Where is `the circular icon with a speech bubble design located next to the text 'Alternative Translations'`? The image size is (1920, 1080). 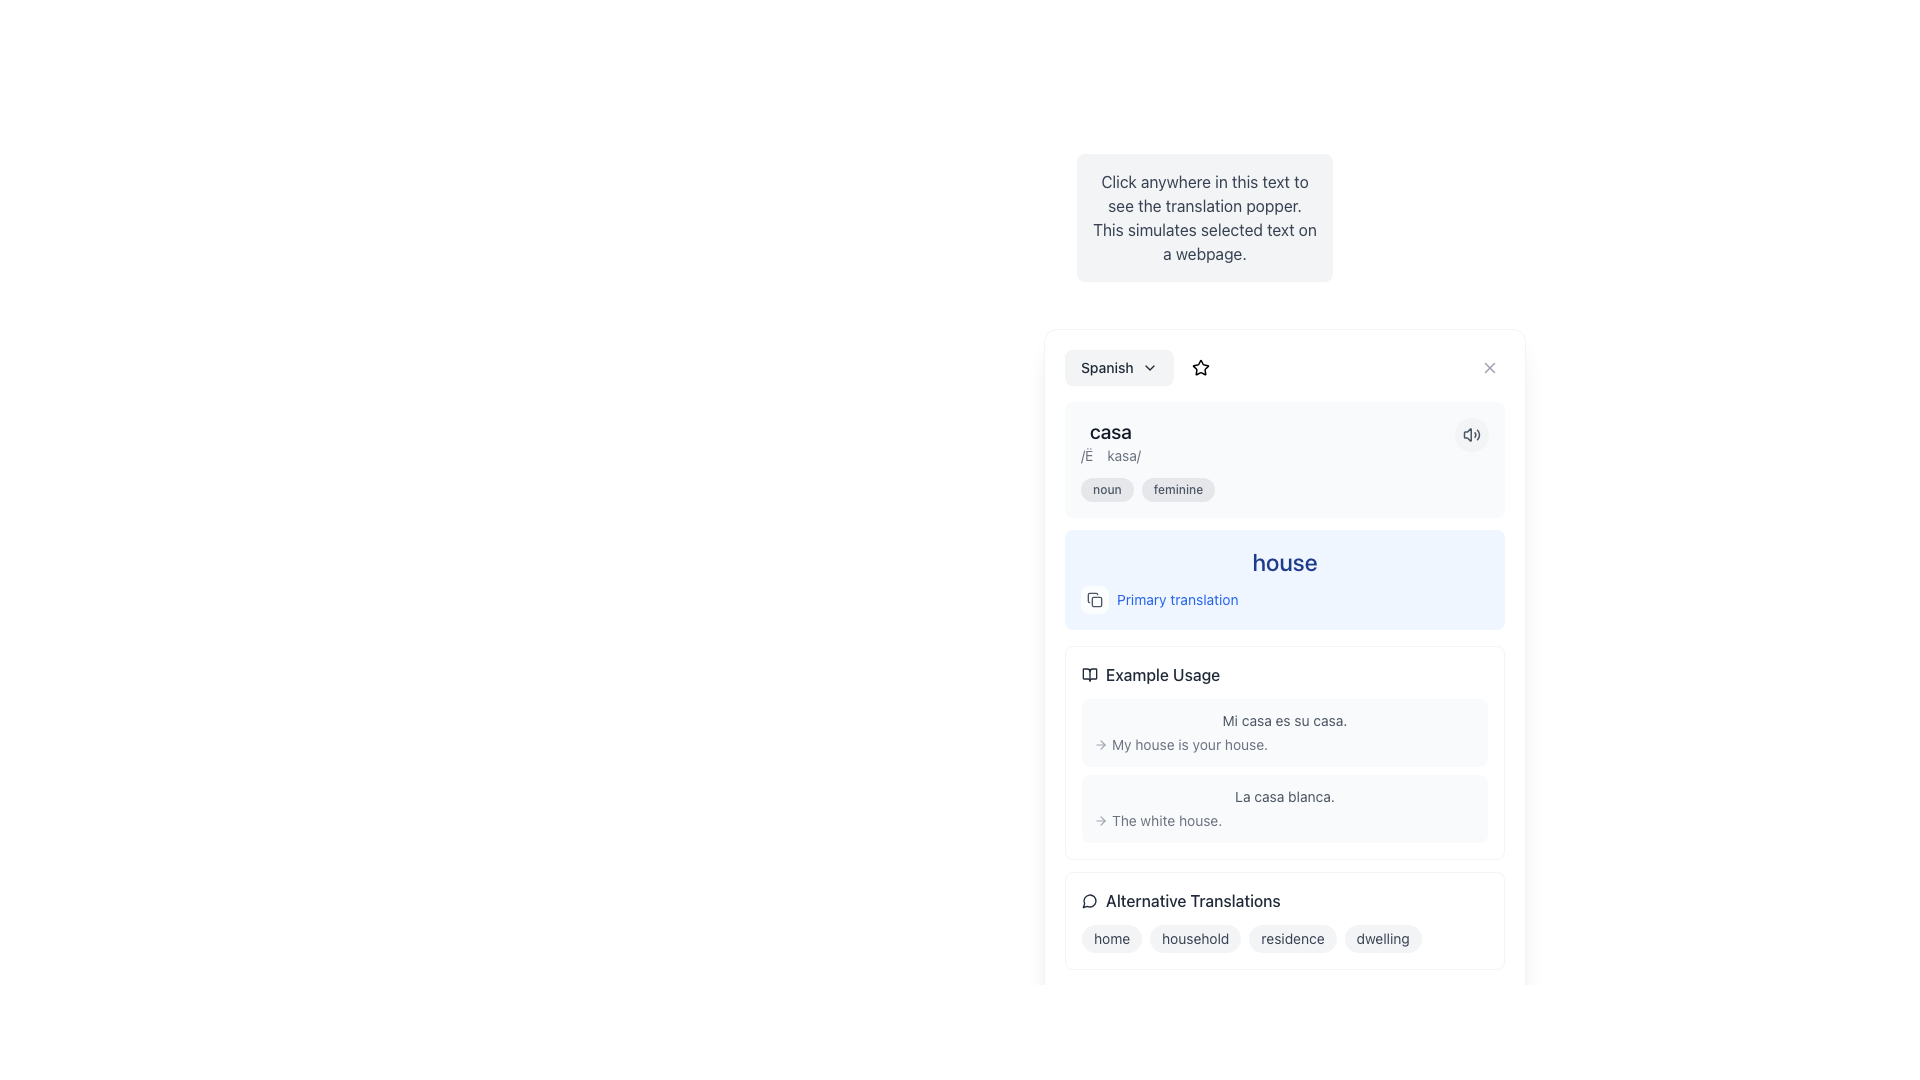
the circular icon with a speech bubble design located next to the text 'Alternative Translations' is located at coordinates (1088, 901).